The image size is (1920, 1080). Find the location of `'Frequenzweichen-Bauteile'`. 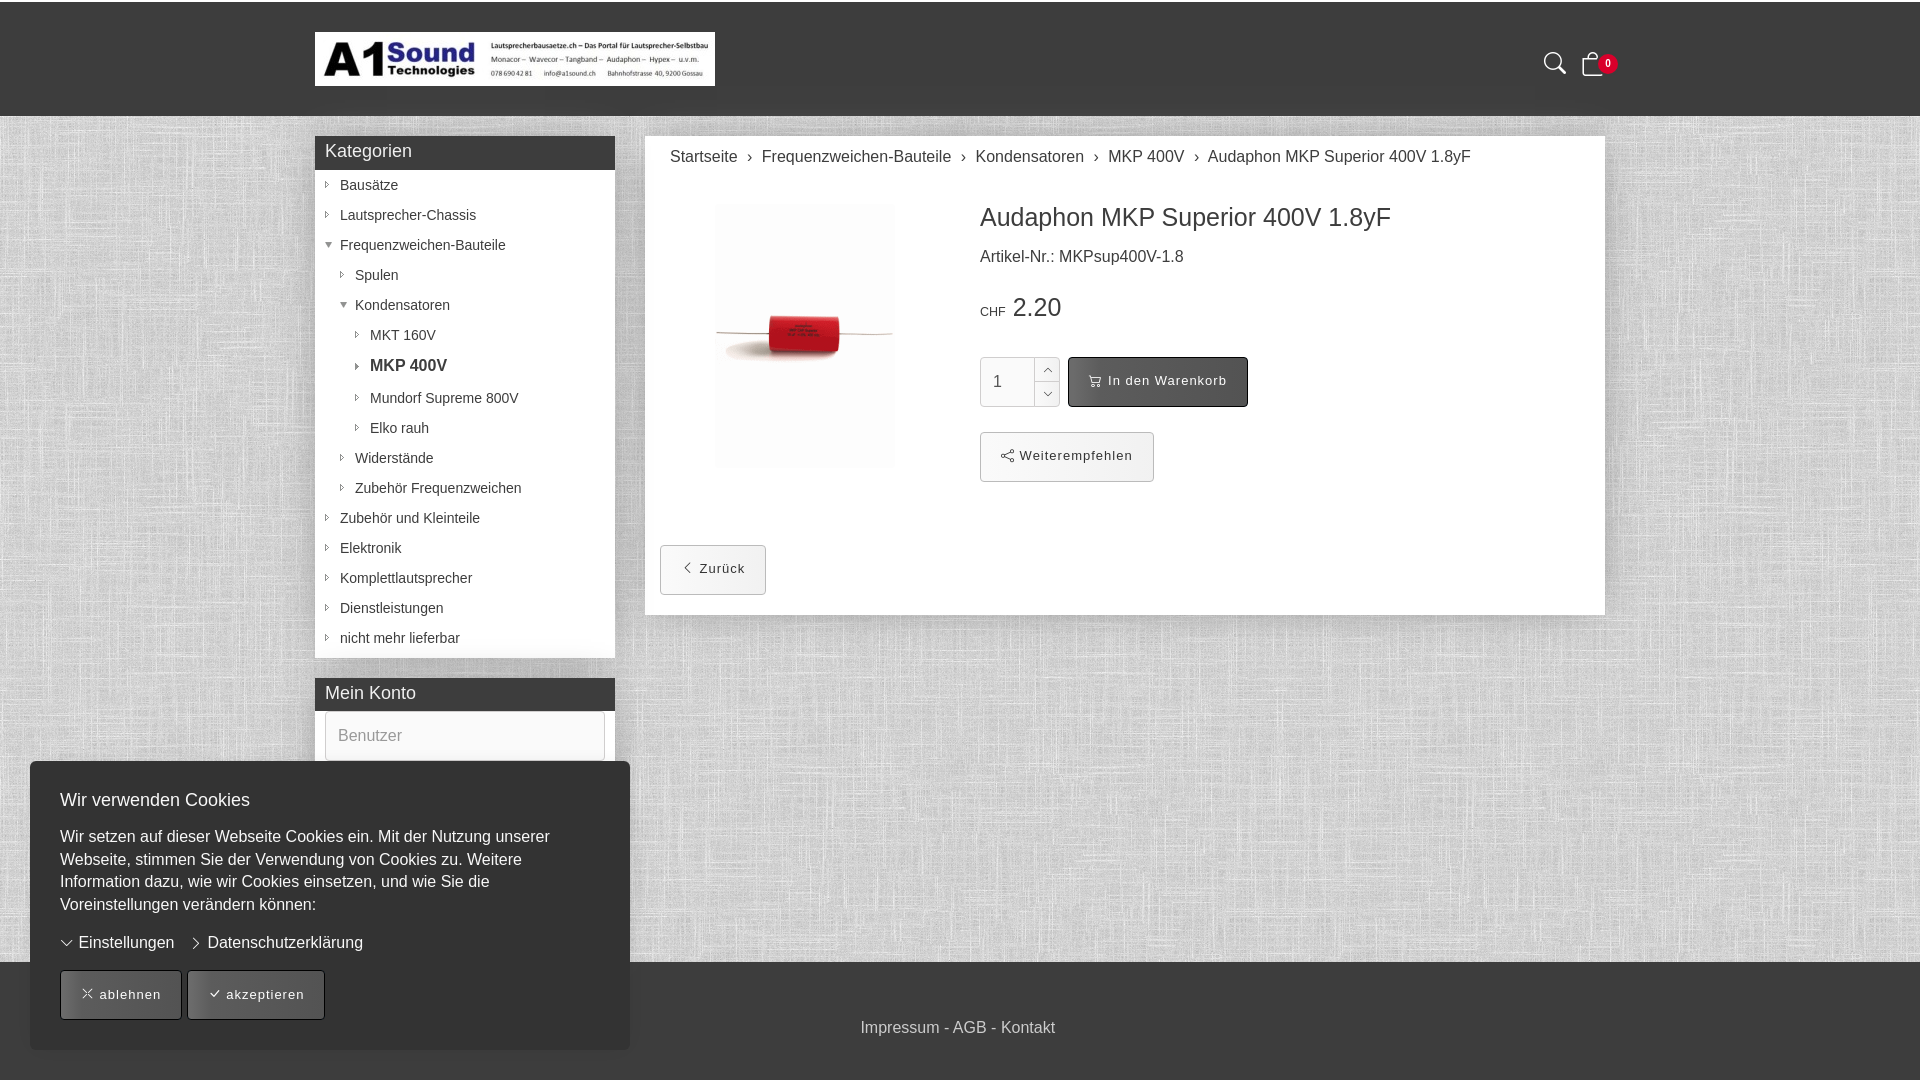

'Frequenzweichen-Bauteile' is located at coordinates (325, 244).